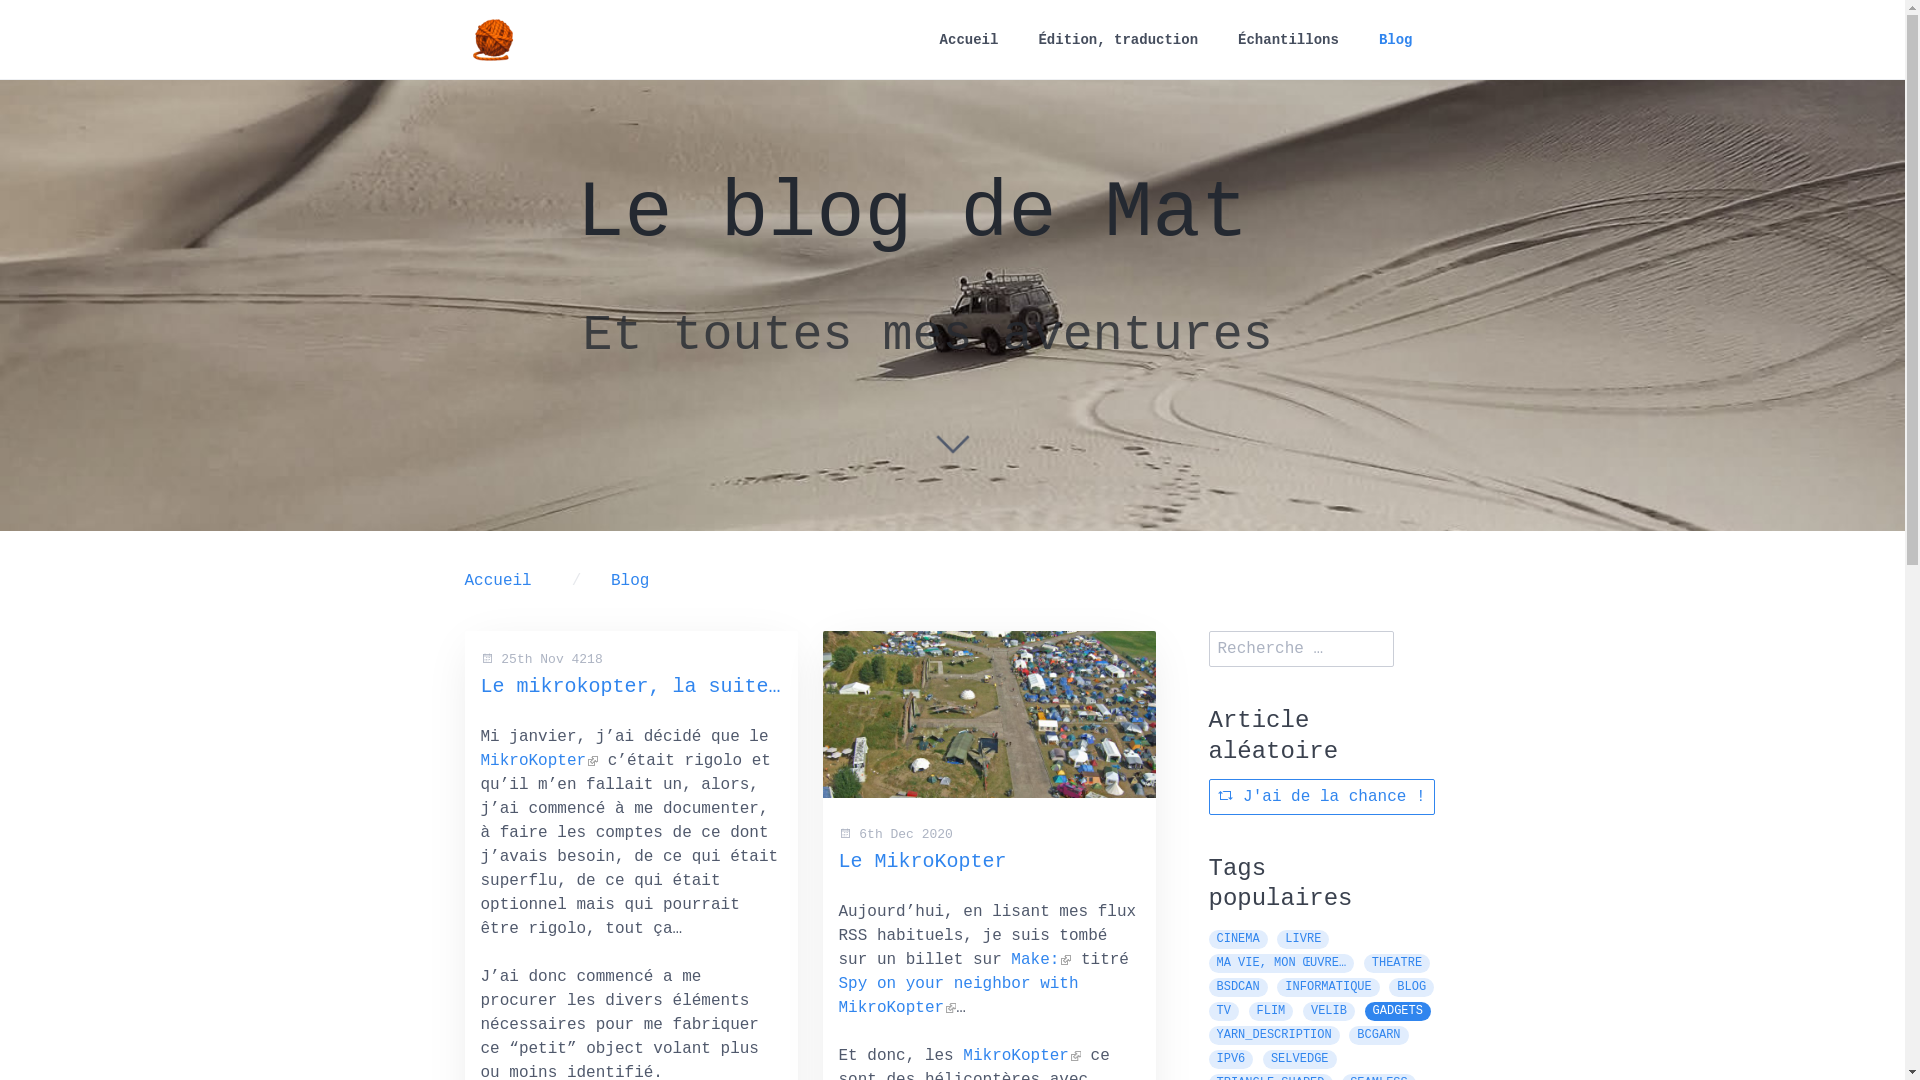 The height and width of the screenshot is (1080, 1920). Describe the element at coordinates (1236, 939) in the screenshot. I see `'CINEMA'` at that location.